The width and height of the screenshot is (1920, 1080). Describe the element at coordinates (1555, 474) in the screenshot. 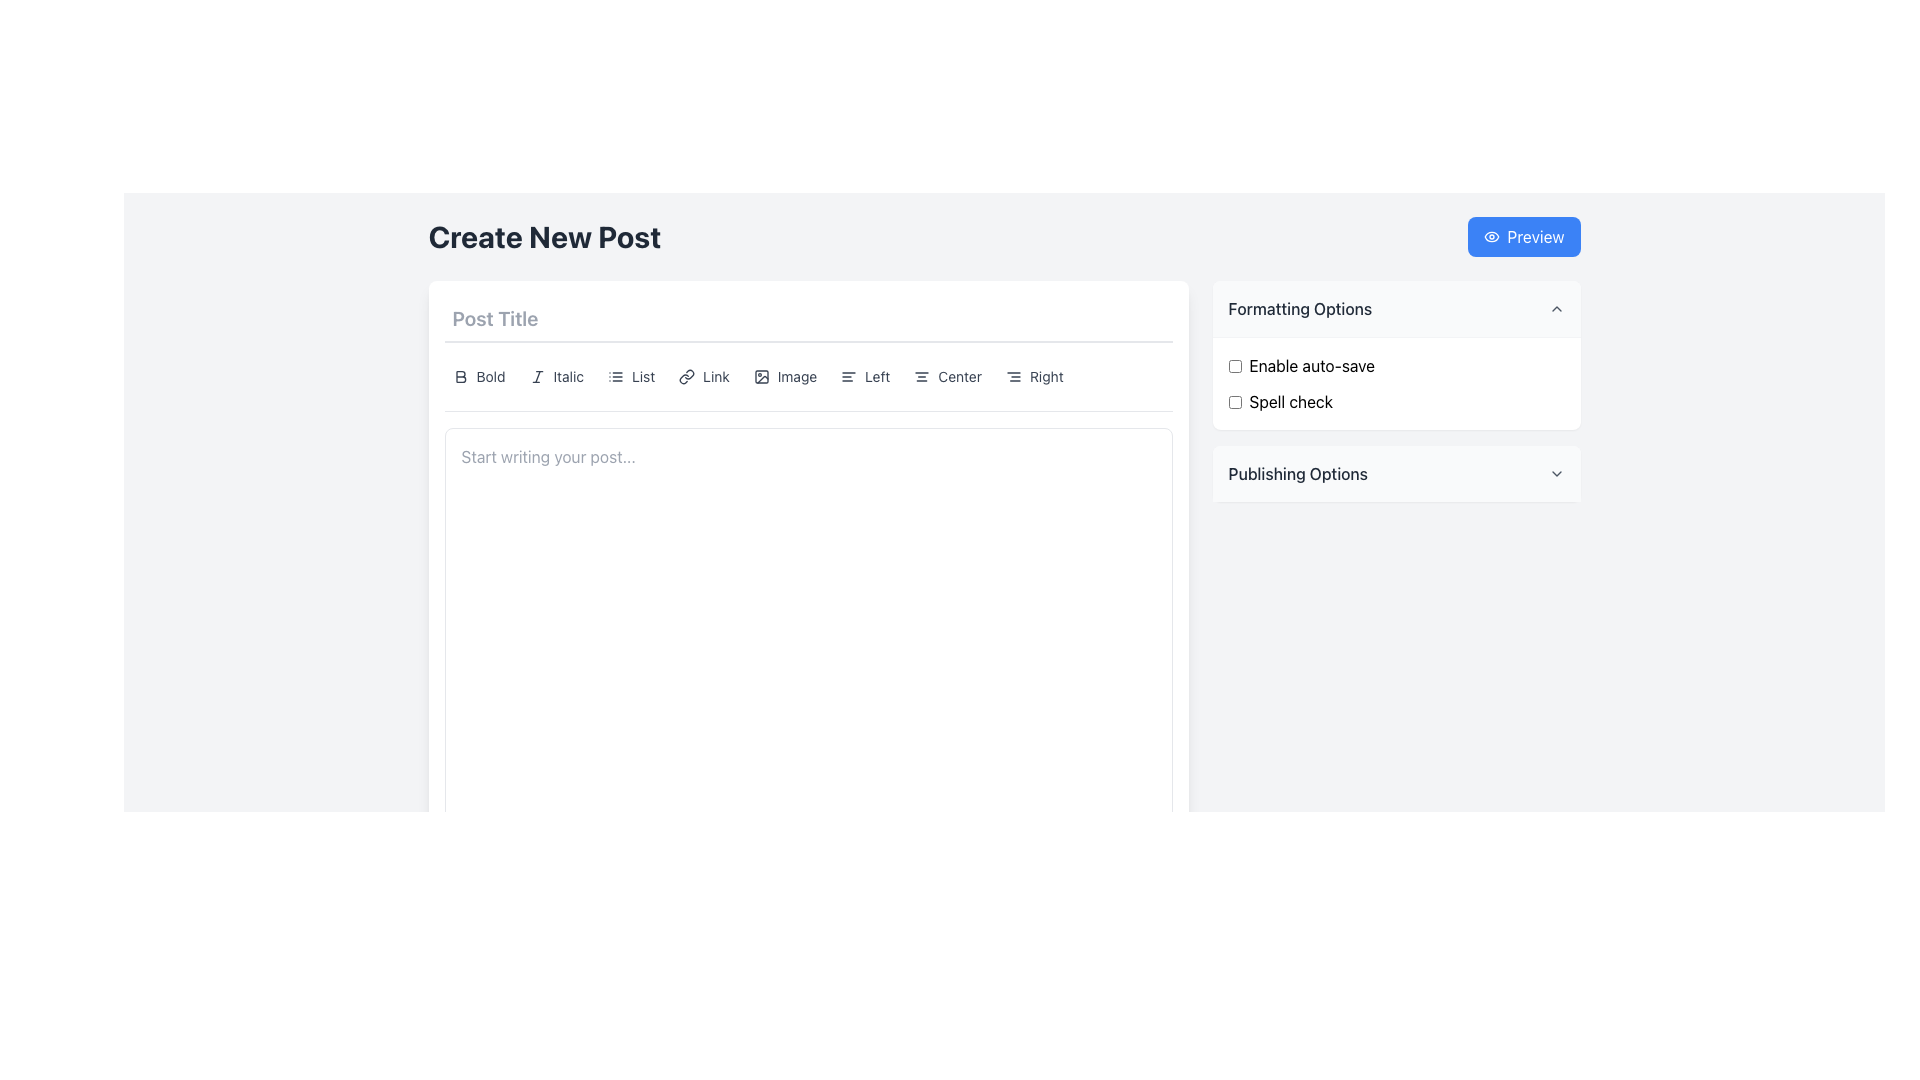

I see `the downward-facing chevron icon, styled with a stroke-based design, located within the 'Publishing Options' header` at that location.